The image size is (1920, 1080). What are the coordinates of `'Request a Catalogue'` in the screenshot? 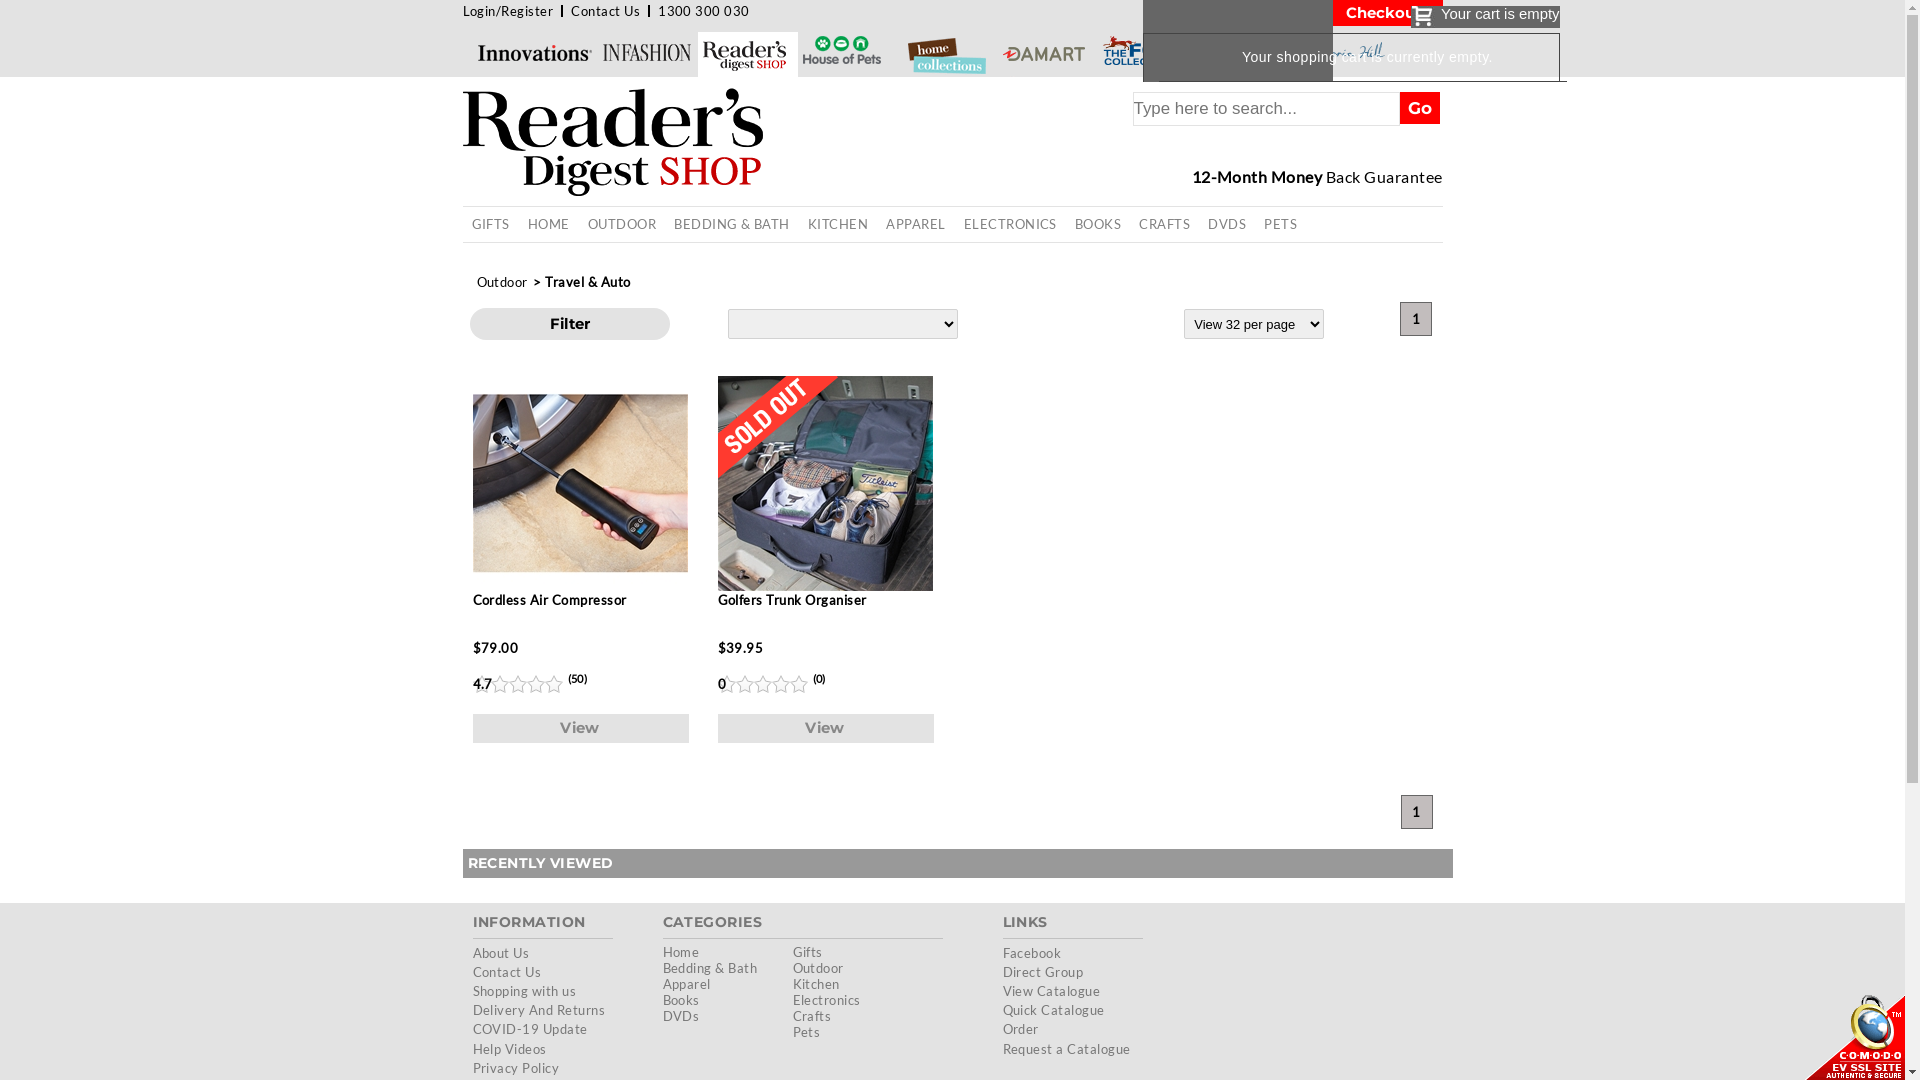 It's located at (1064, 1048).